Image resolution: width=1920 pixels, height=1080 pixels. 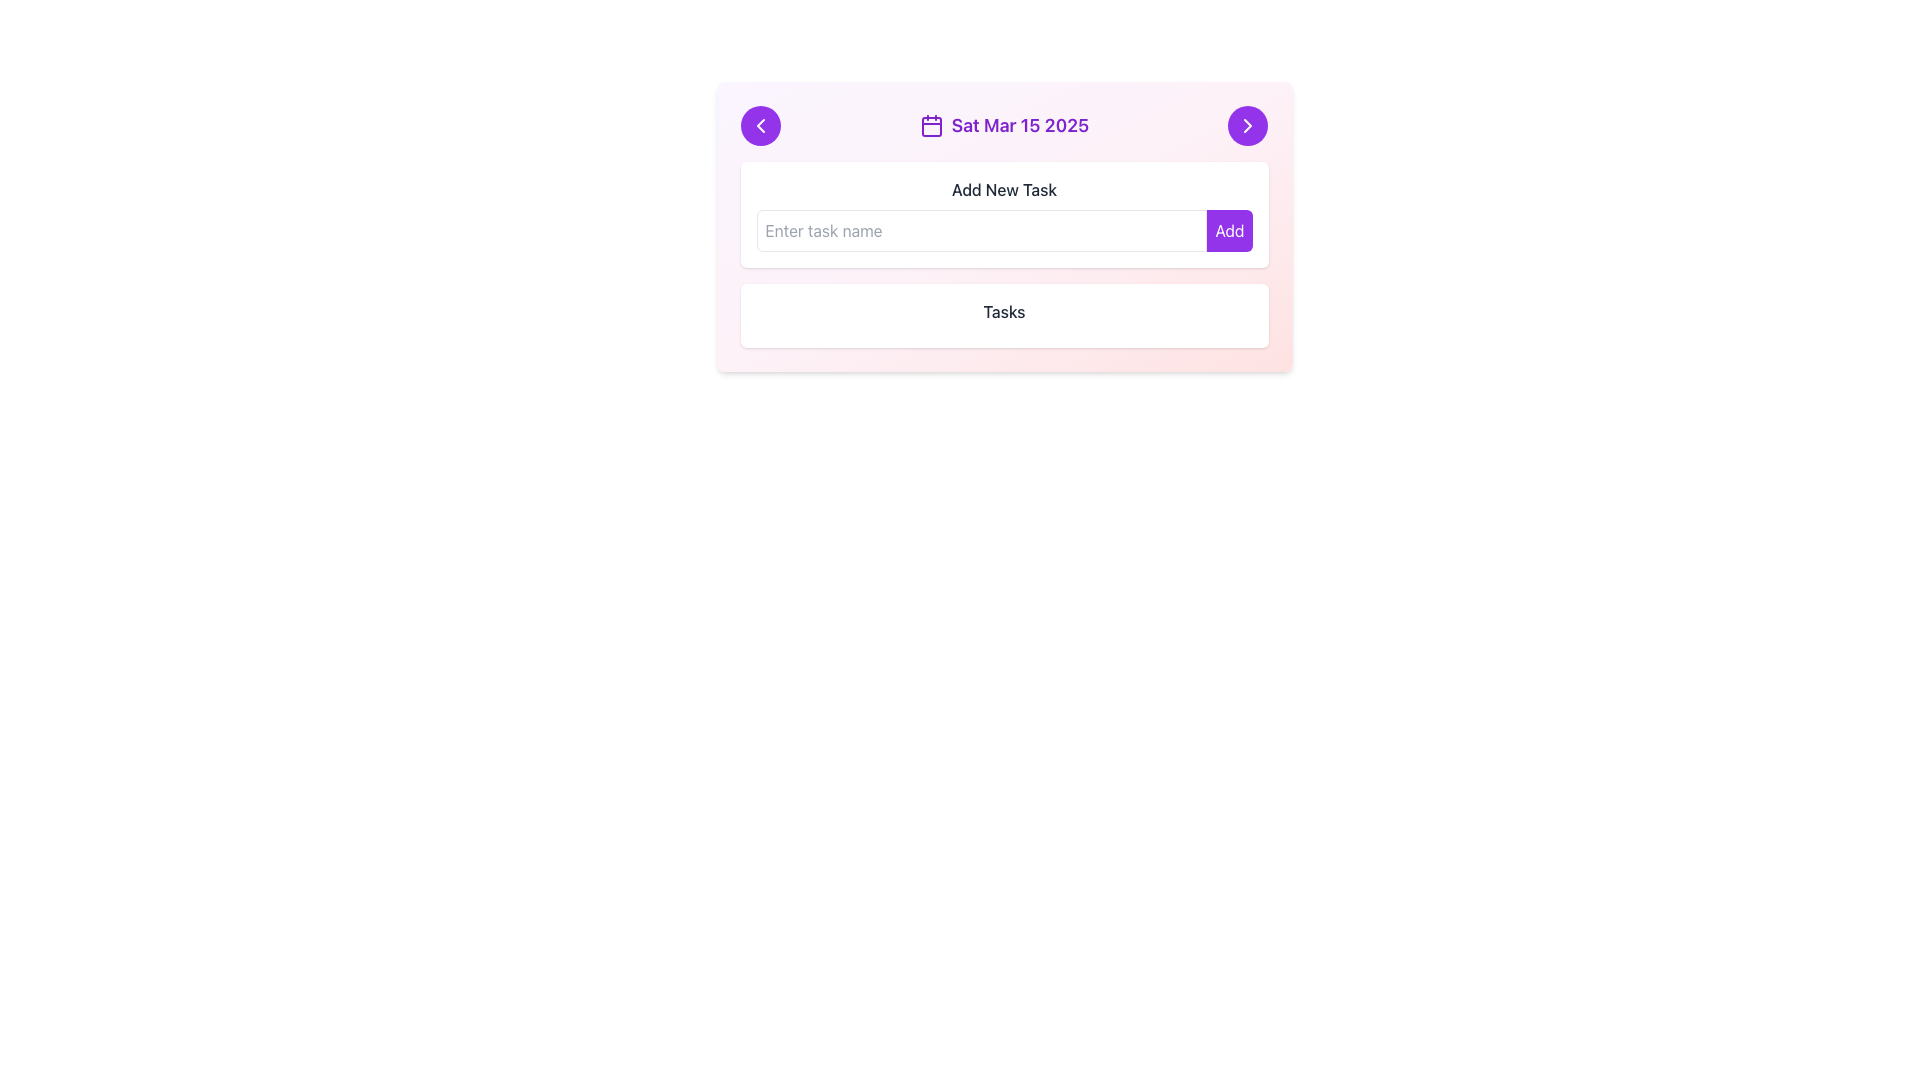 I want to click on the decorative rectangle element within the calendar icon located at the top center of the interface, so click(x=930, y=127).